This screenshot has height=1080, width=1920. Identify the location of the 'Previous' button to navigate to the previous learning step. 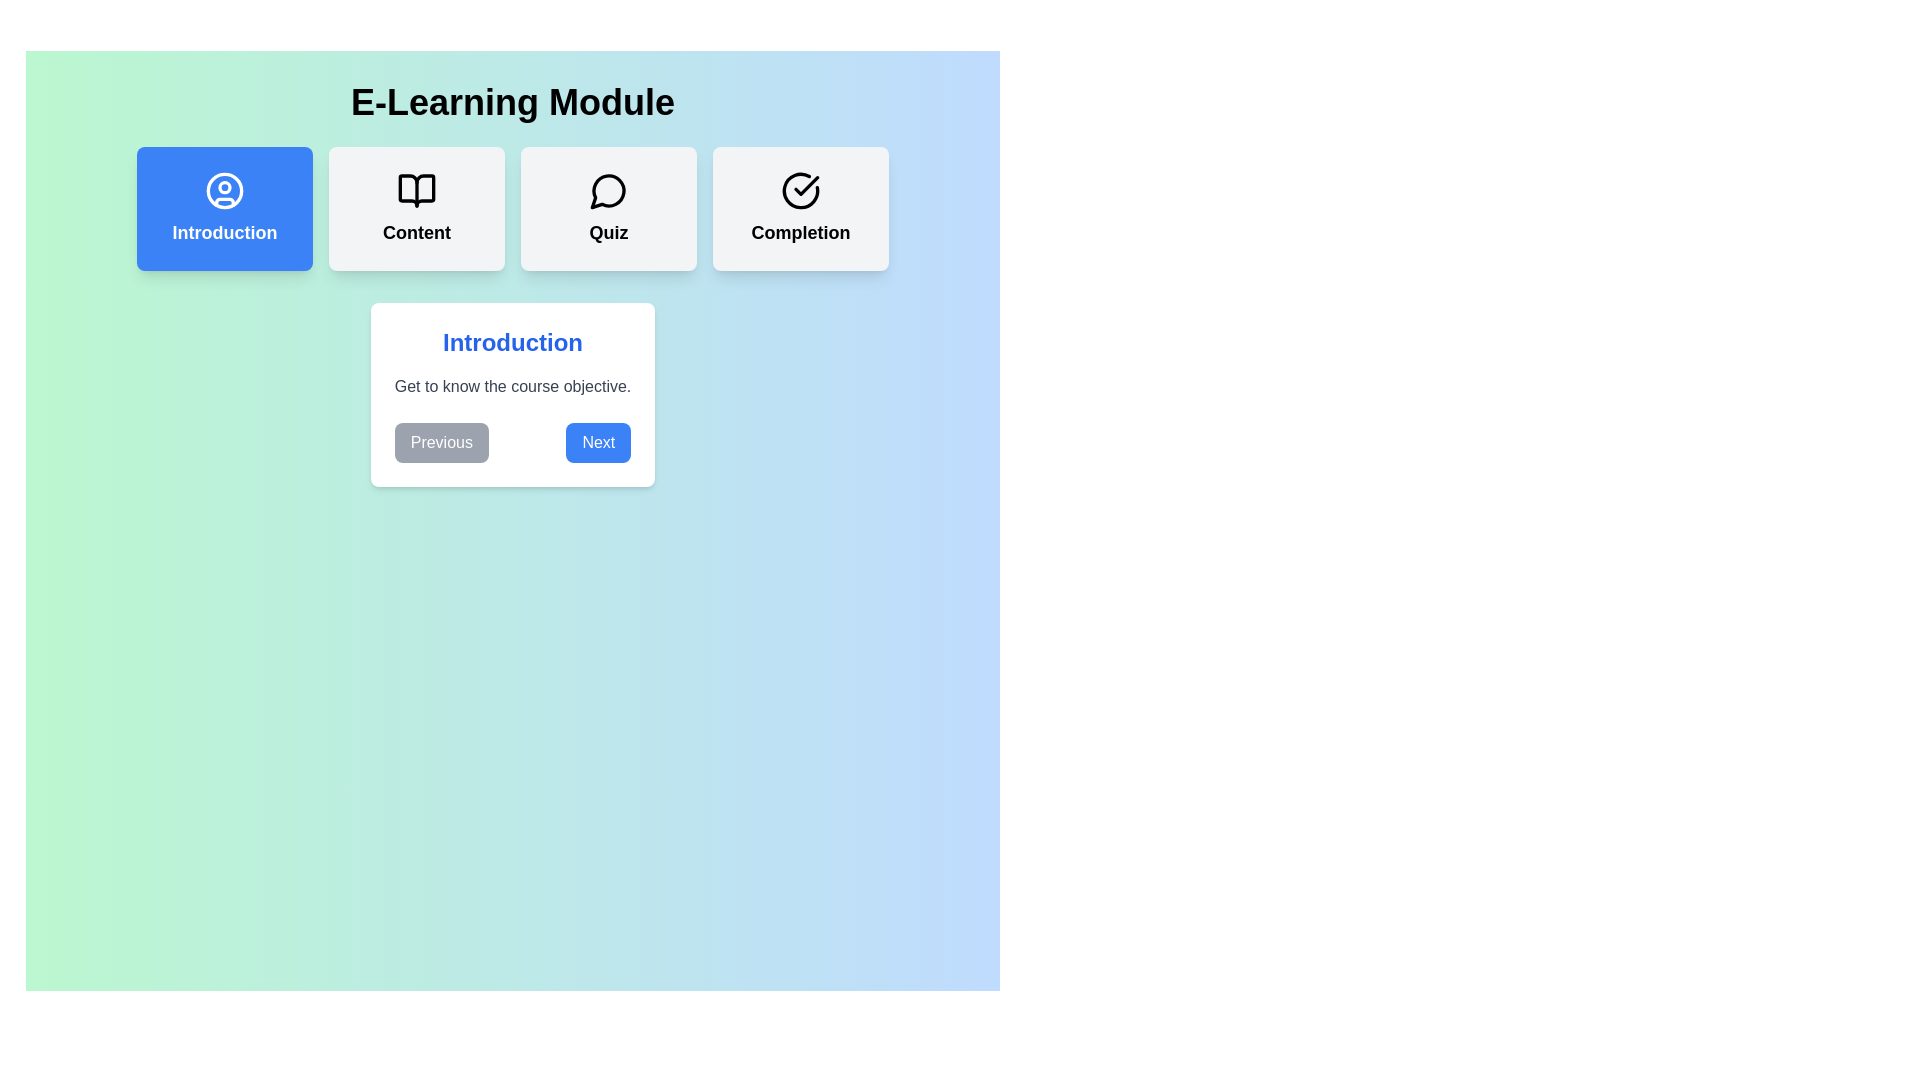
(440, 442).